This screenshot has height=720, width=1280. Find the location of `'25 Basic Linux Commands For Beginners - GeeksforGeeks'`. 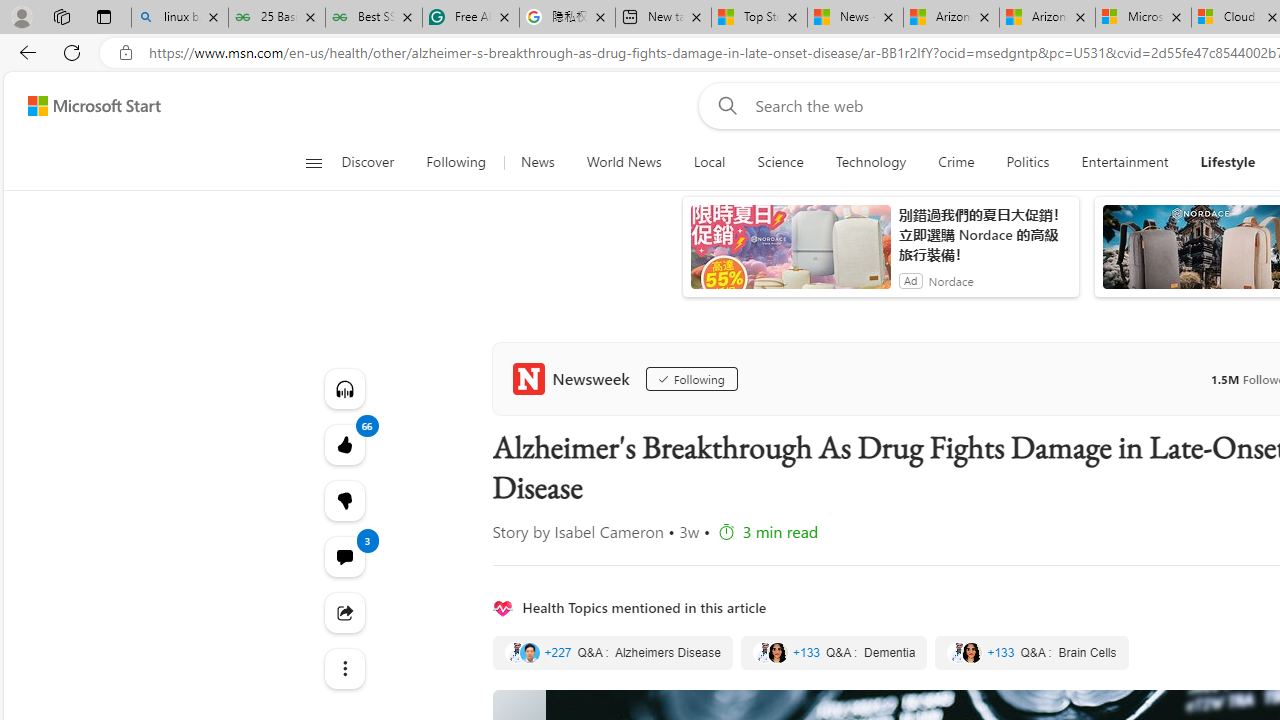

'25 Basic Linux Commands For Beginners - GeeksforGeeks' is located at coordinates (276, 17).